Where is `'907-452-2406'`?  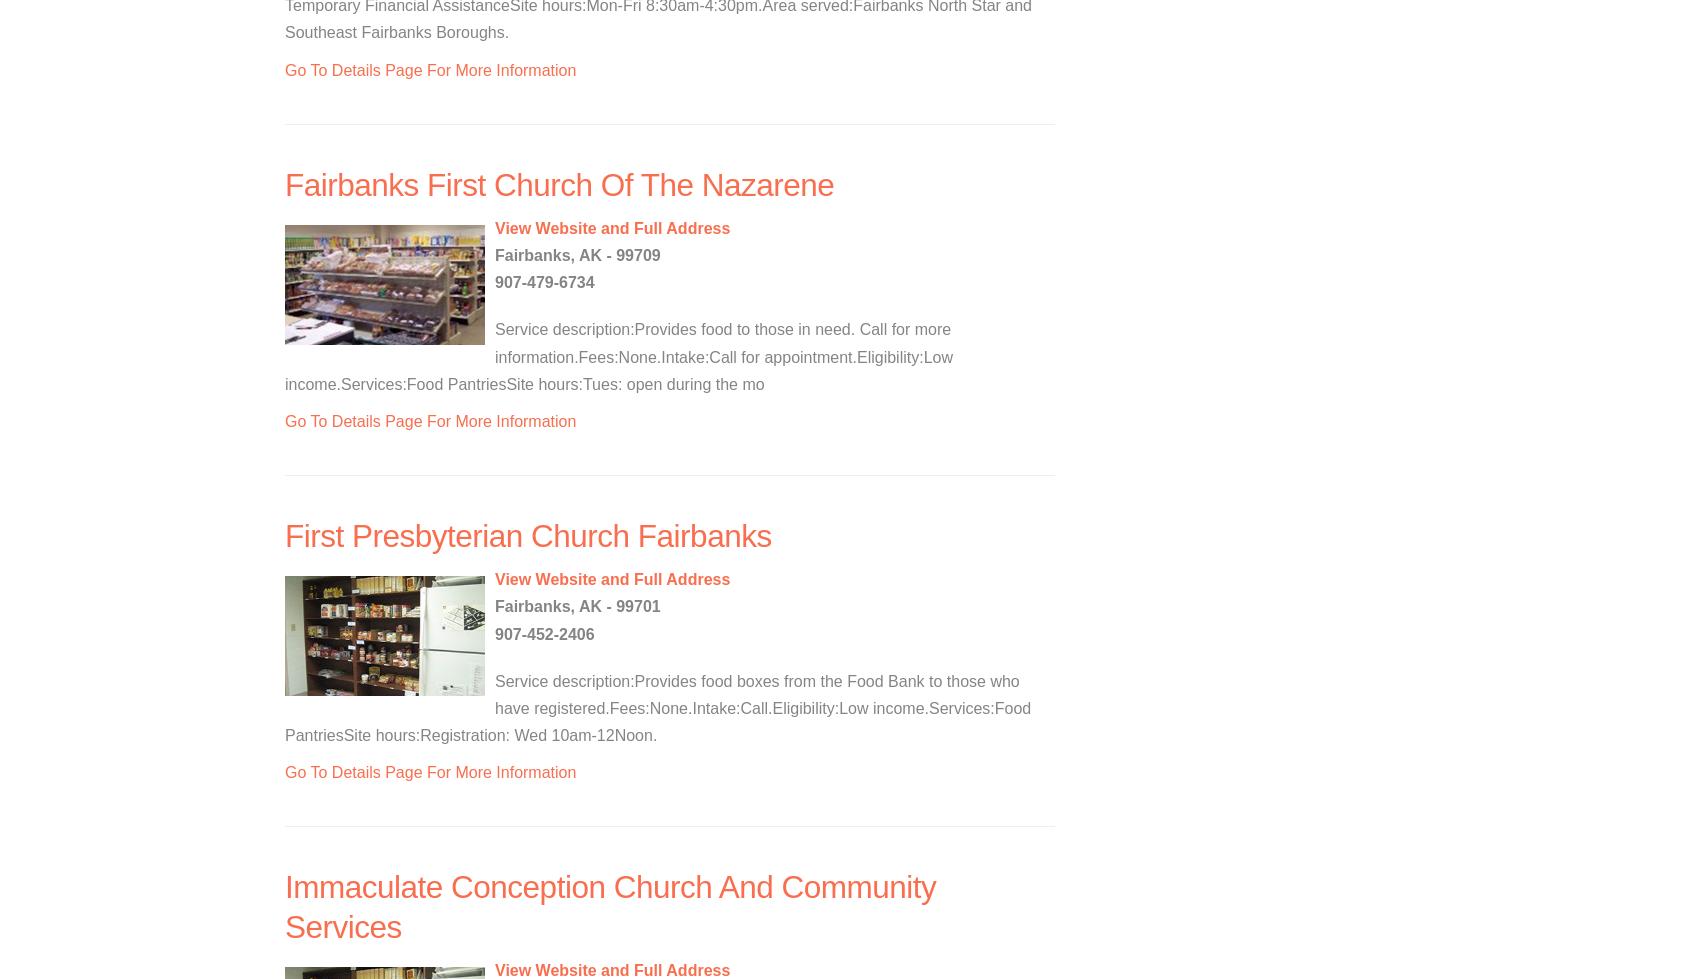
'907-452-2406' is located at coordinates (543, 632).